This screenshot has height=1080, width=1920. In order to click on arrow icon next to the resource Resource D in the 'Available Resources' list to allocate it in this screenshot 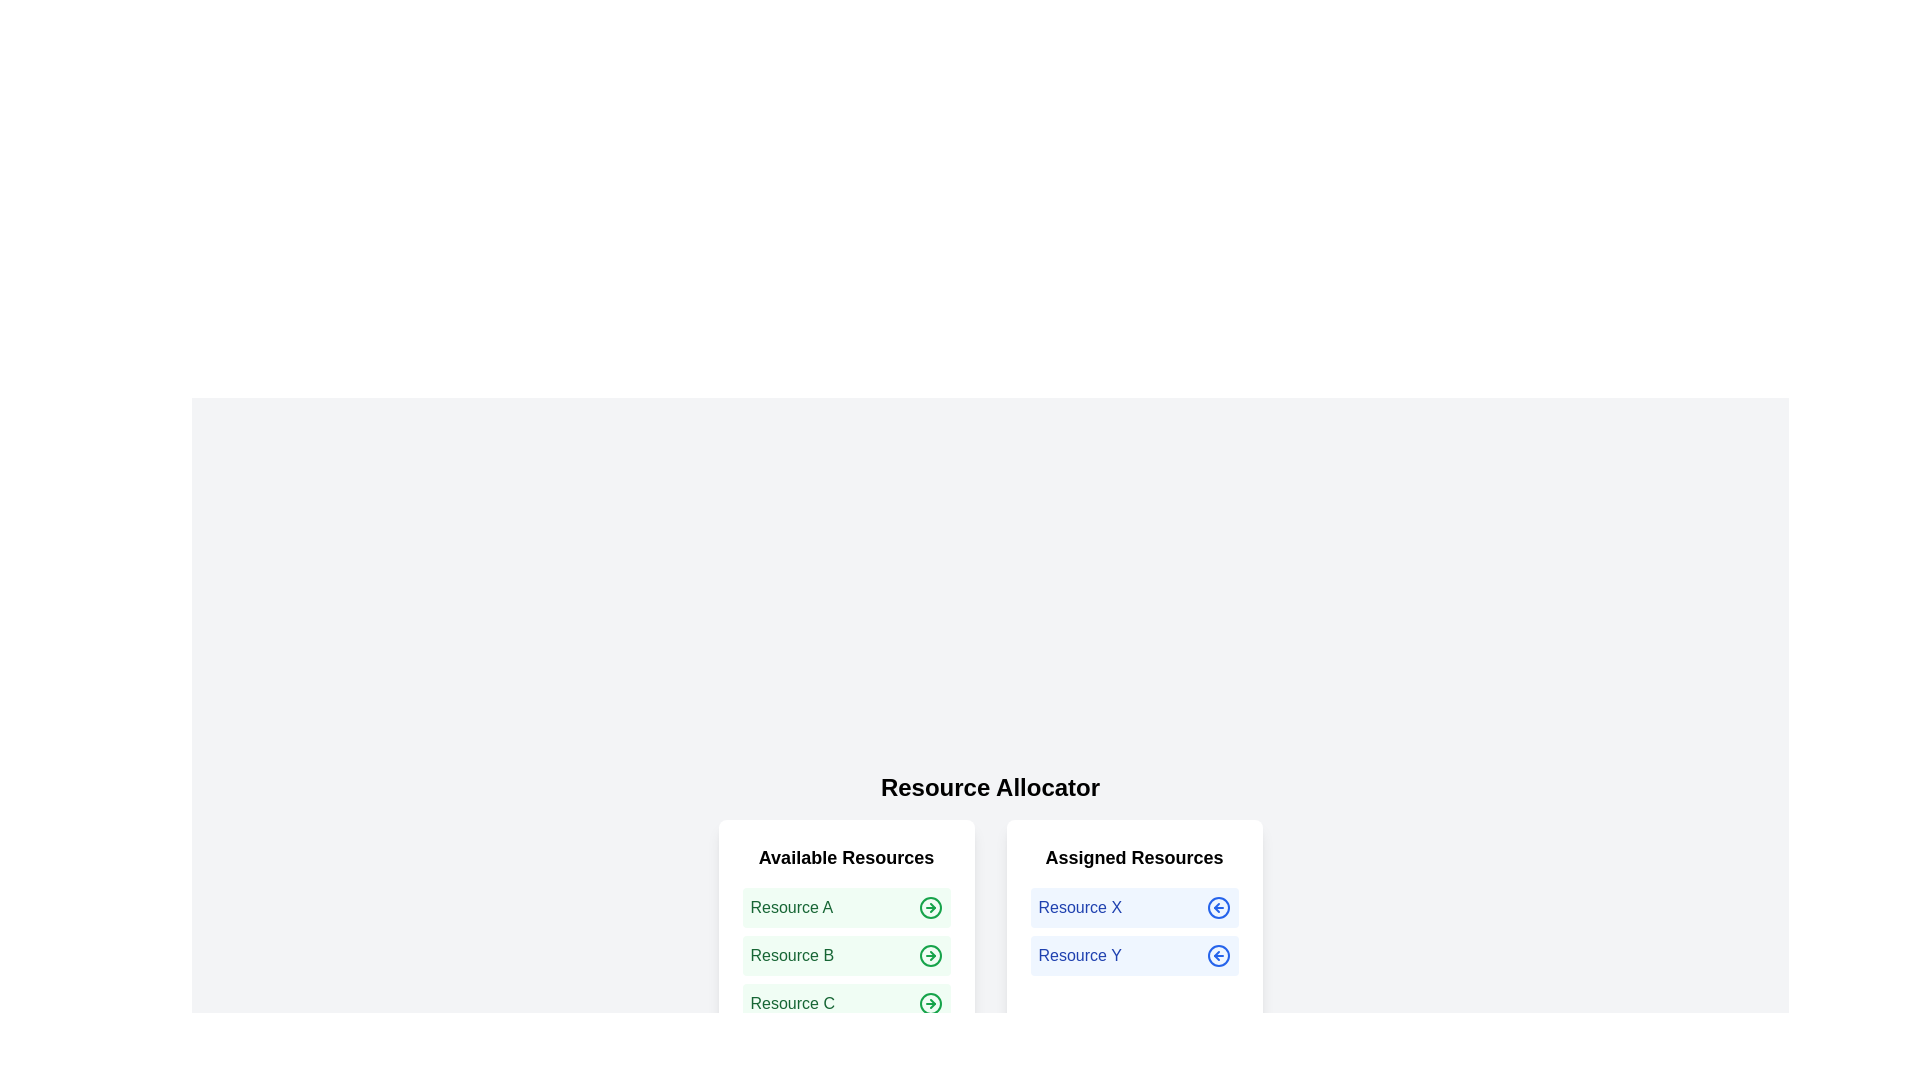, I will do `click(929, 1051)`.